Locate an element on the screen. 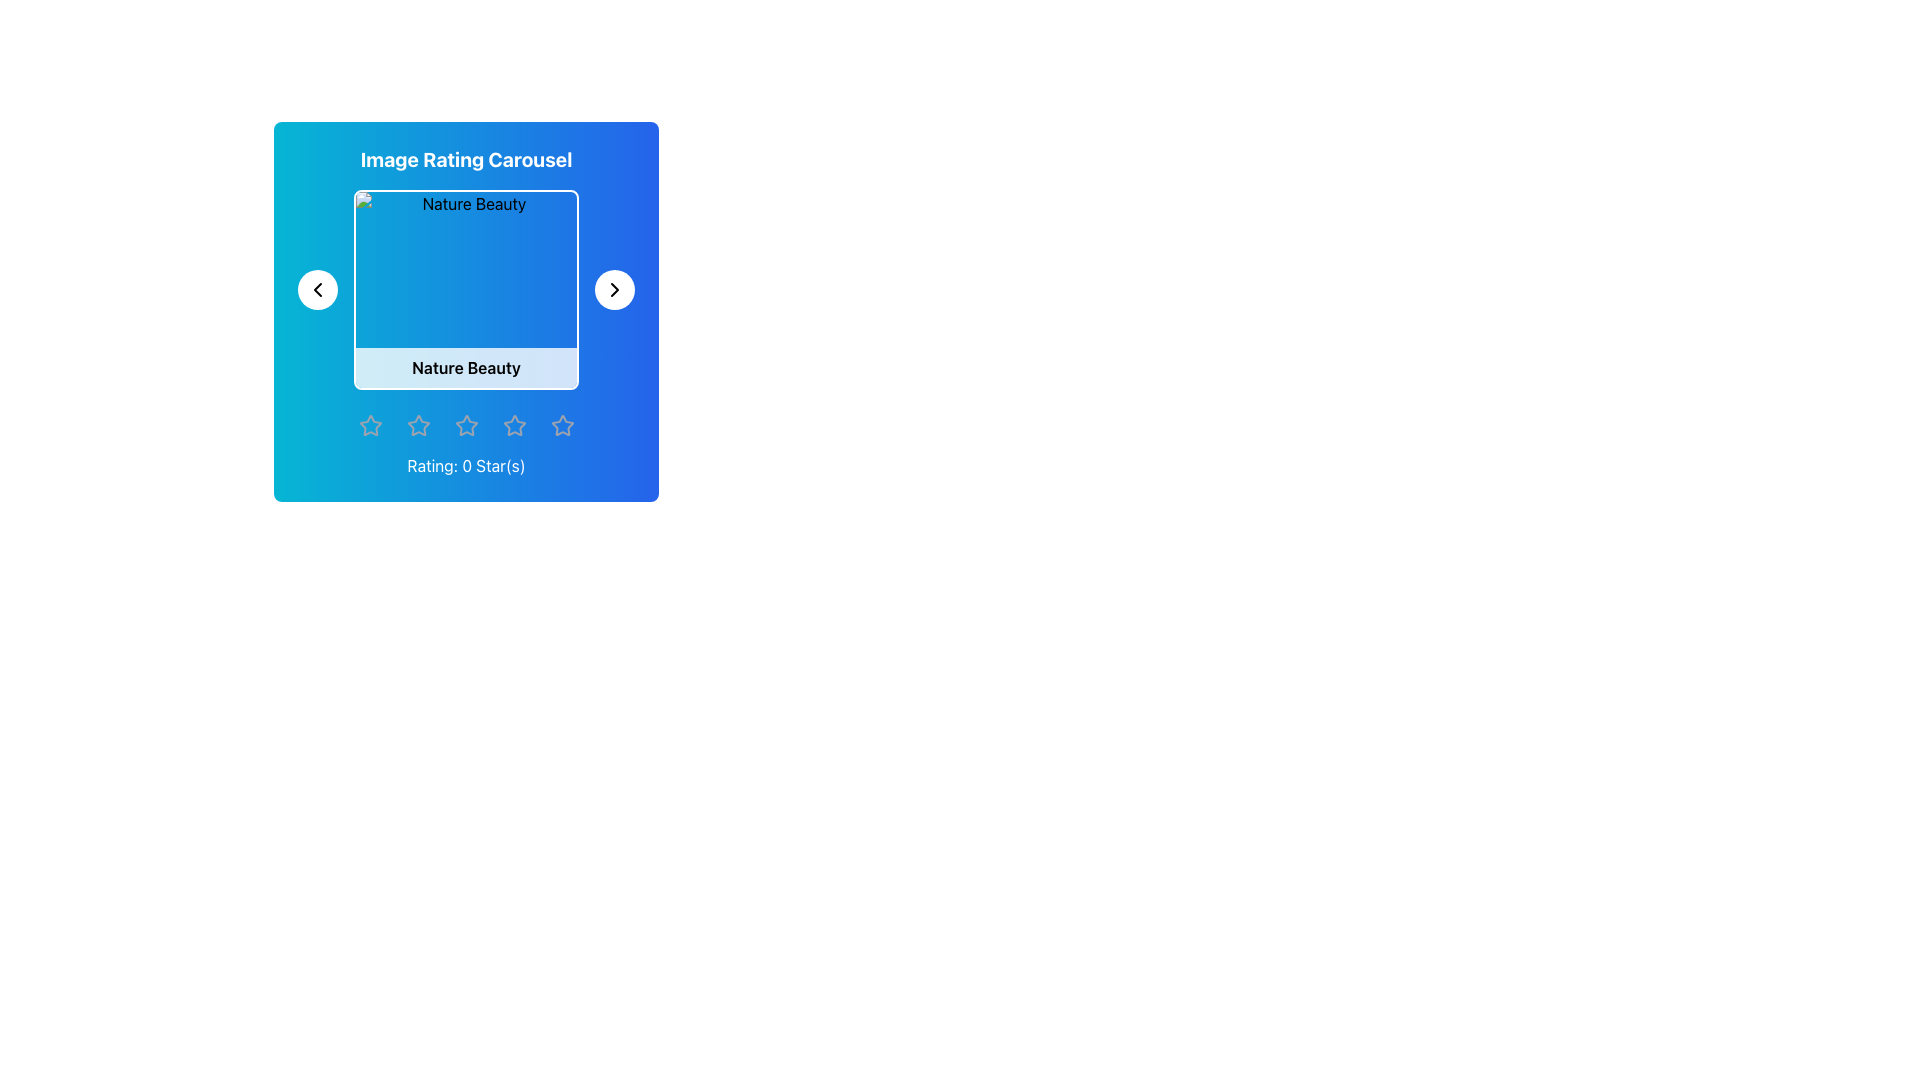 The image size is (1920, 1080). the third hollow star icon in the row of five stars to rate it on the 'Image Rating Carousel' card is located at coordinates (465, 424).